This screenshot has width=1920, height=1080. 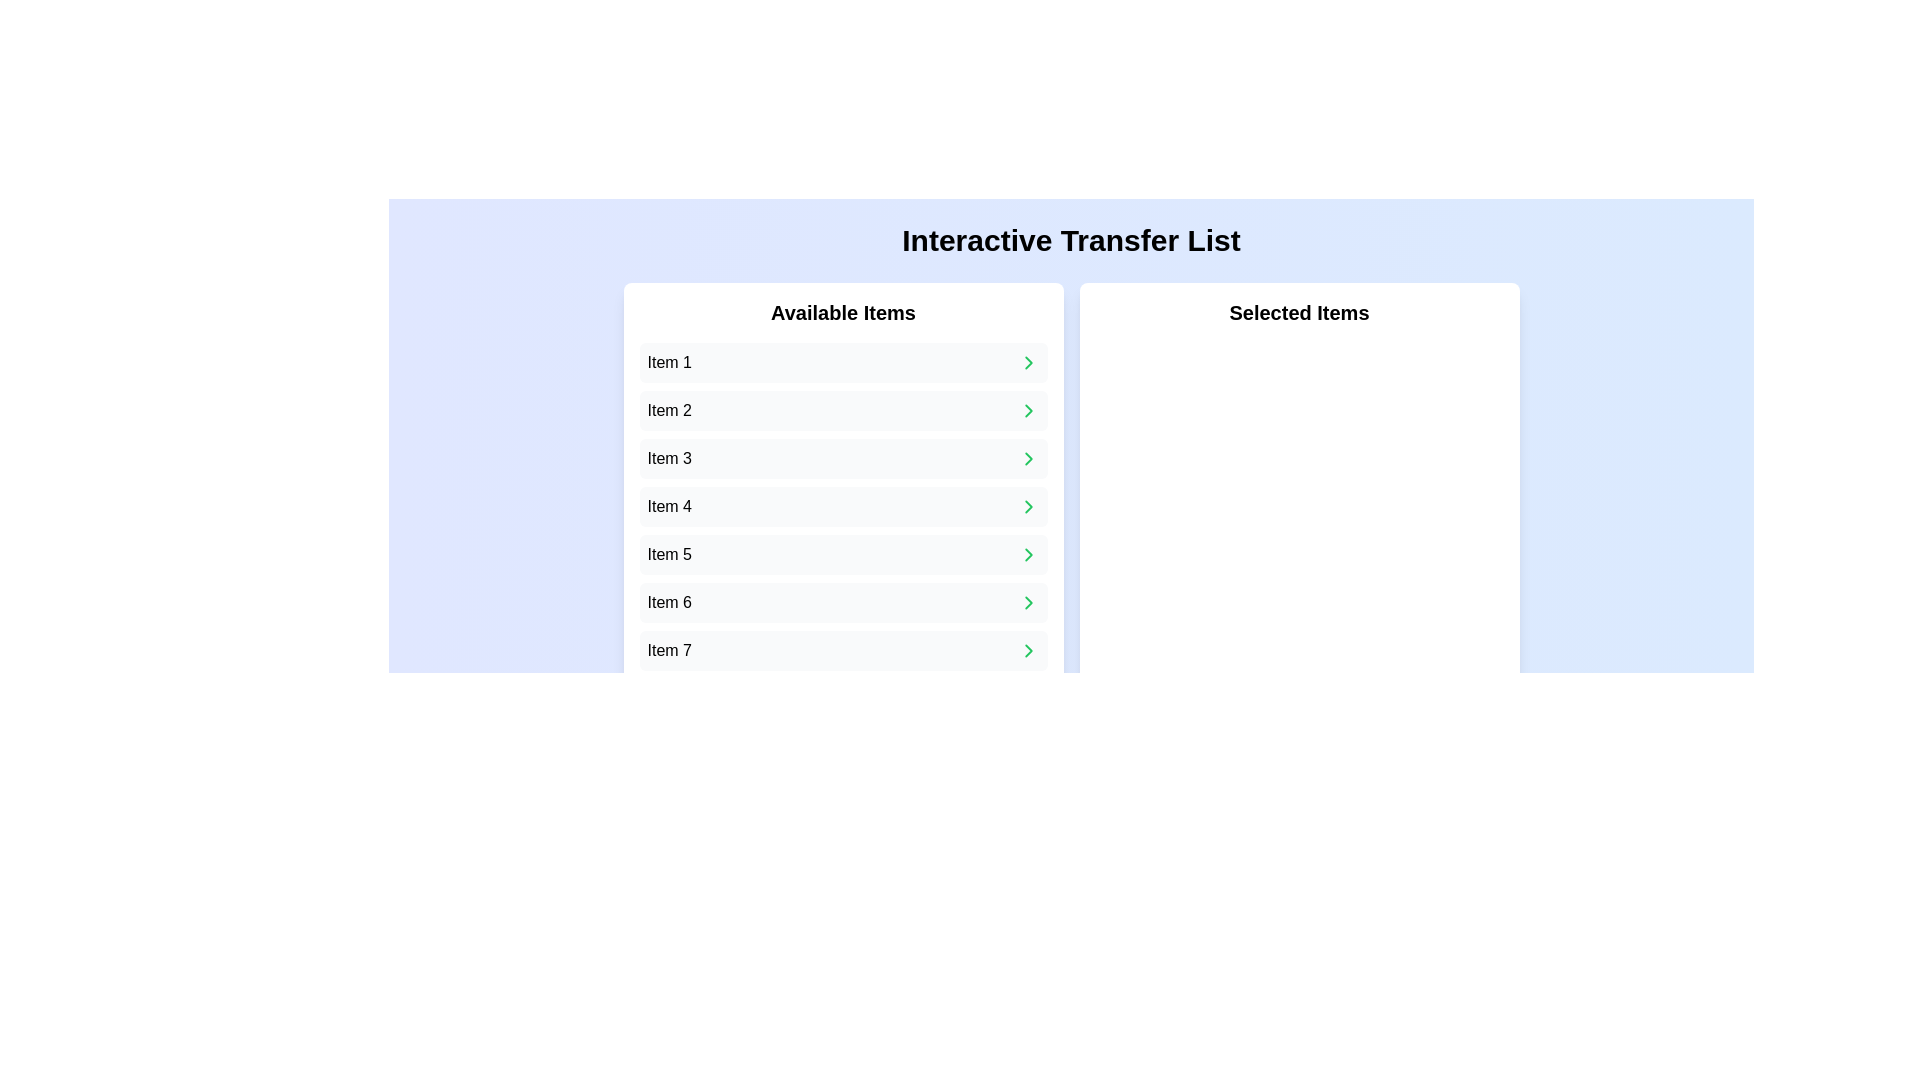 I want to click on the text label displaying 'Item 1' which is the first item in the list under 'Available Items', so click(x=669, y=362).